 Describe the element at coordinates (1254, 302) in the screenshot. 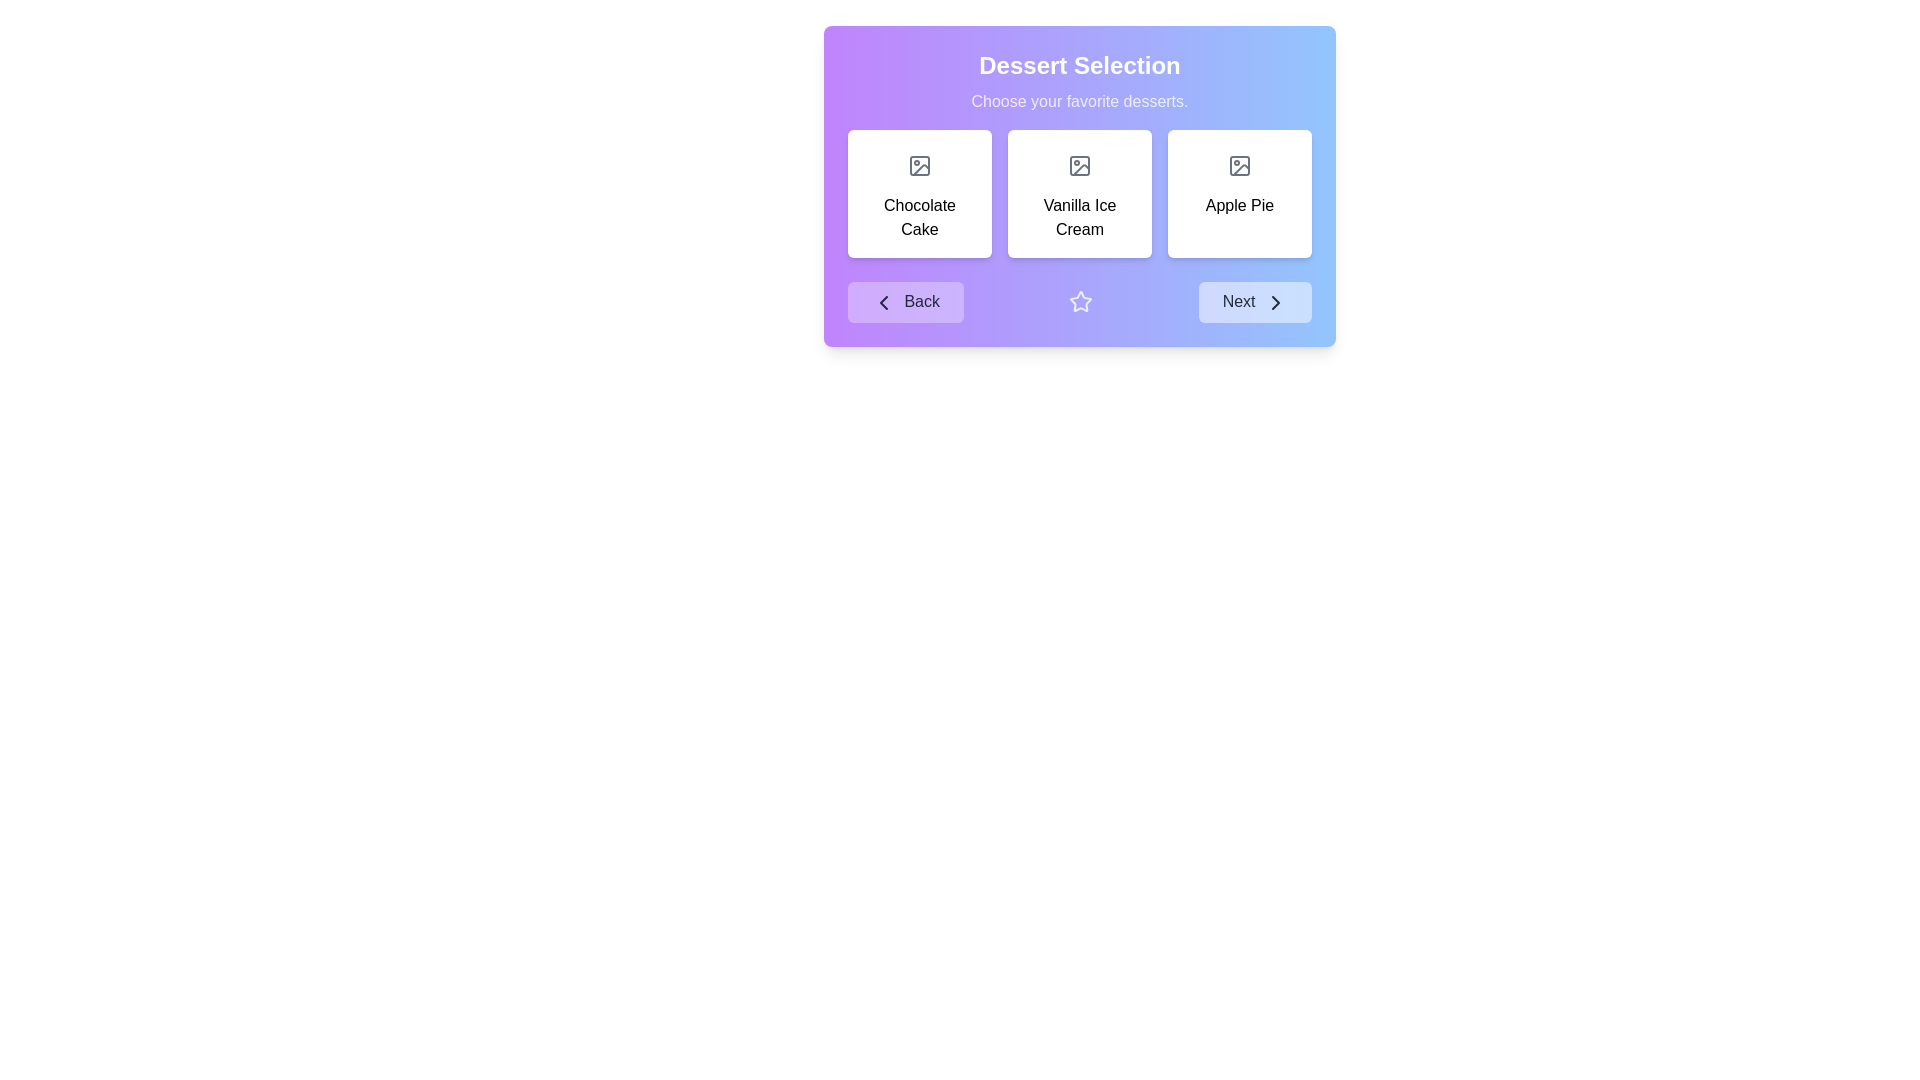

I see `the 'Next' button with rounded corners and a semi-transparent white background` at that location.